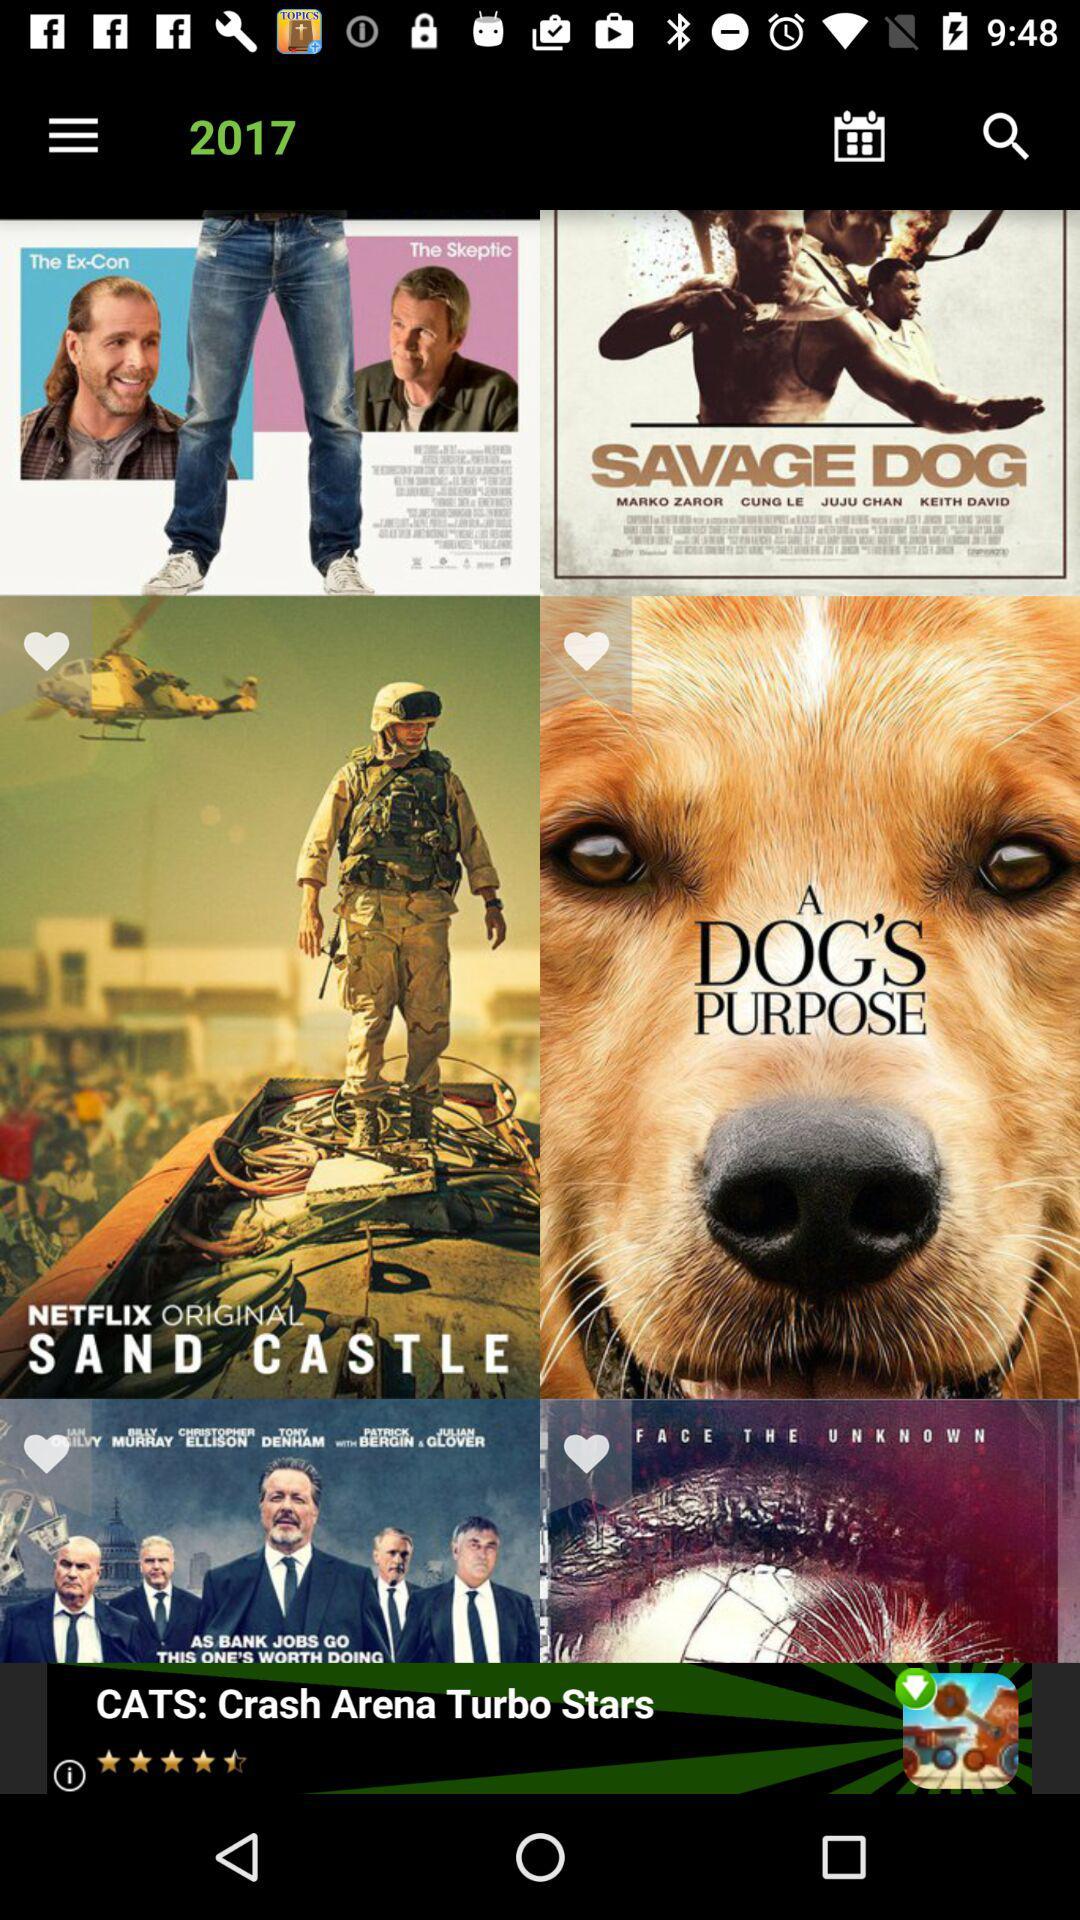  What do you see at coordinates (58, 655) in the screenshot?
I see `like` at bounding box center [58, 655].